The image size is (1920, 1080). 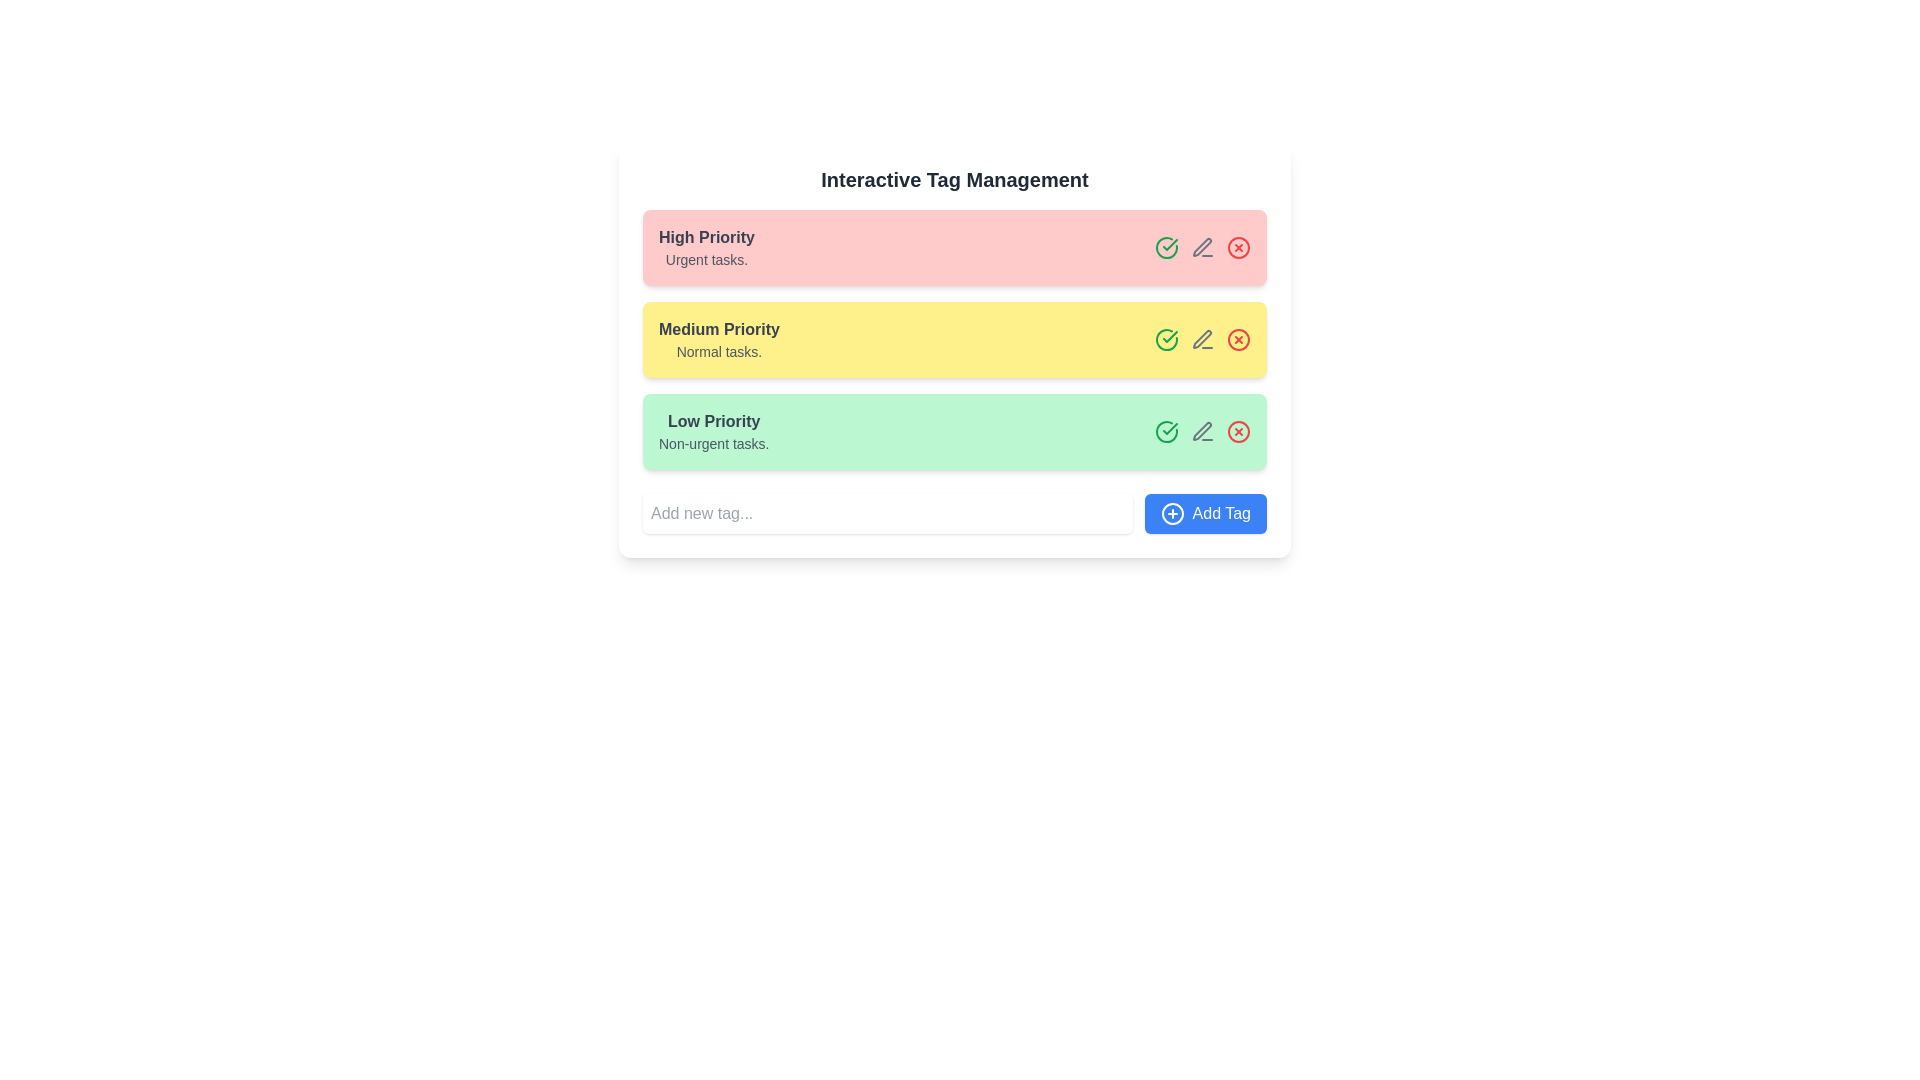 What do you see at coordinates (1237, 246) in the screenshot?
I see `the circular red cross icon located as the third icon in the row of interactive icons on the right side of the 'High Priority' bar` at bounding box center [1237, 246].